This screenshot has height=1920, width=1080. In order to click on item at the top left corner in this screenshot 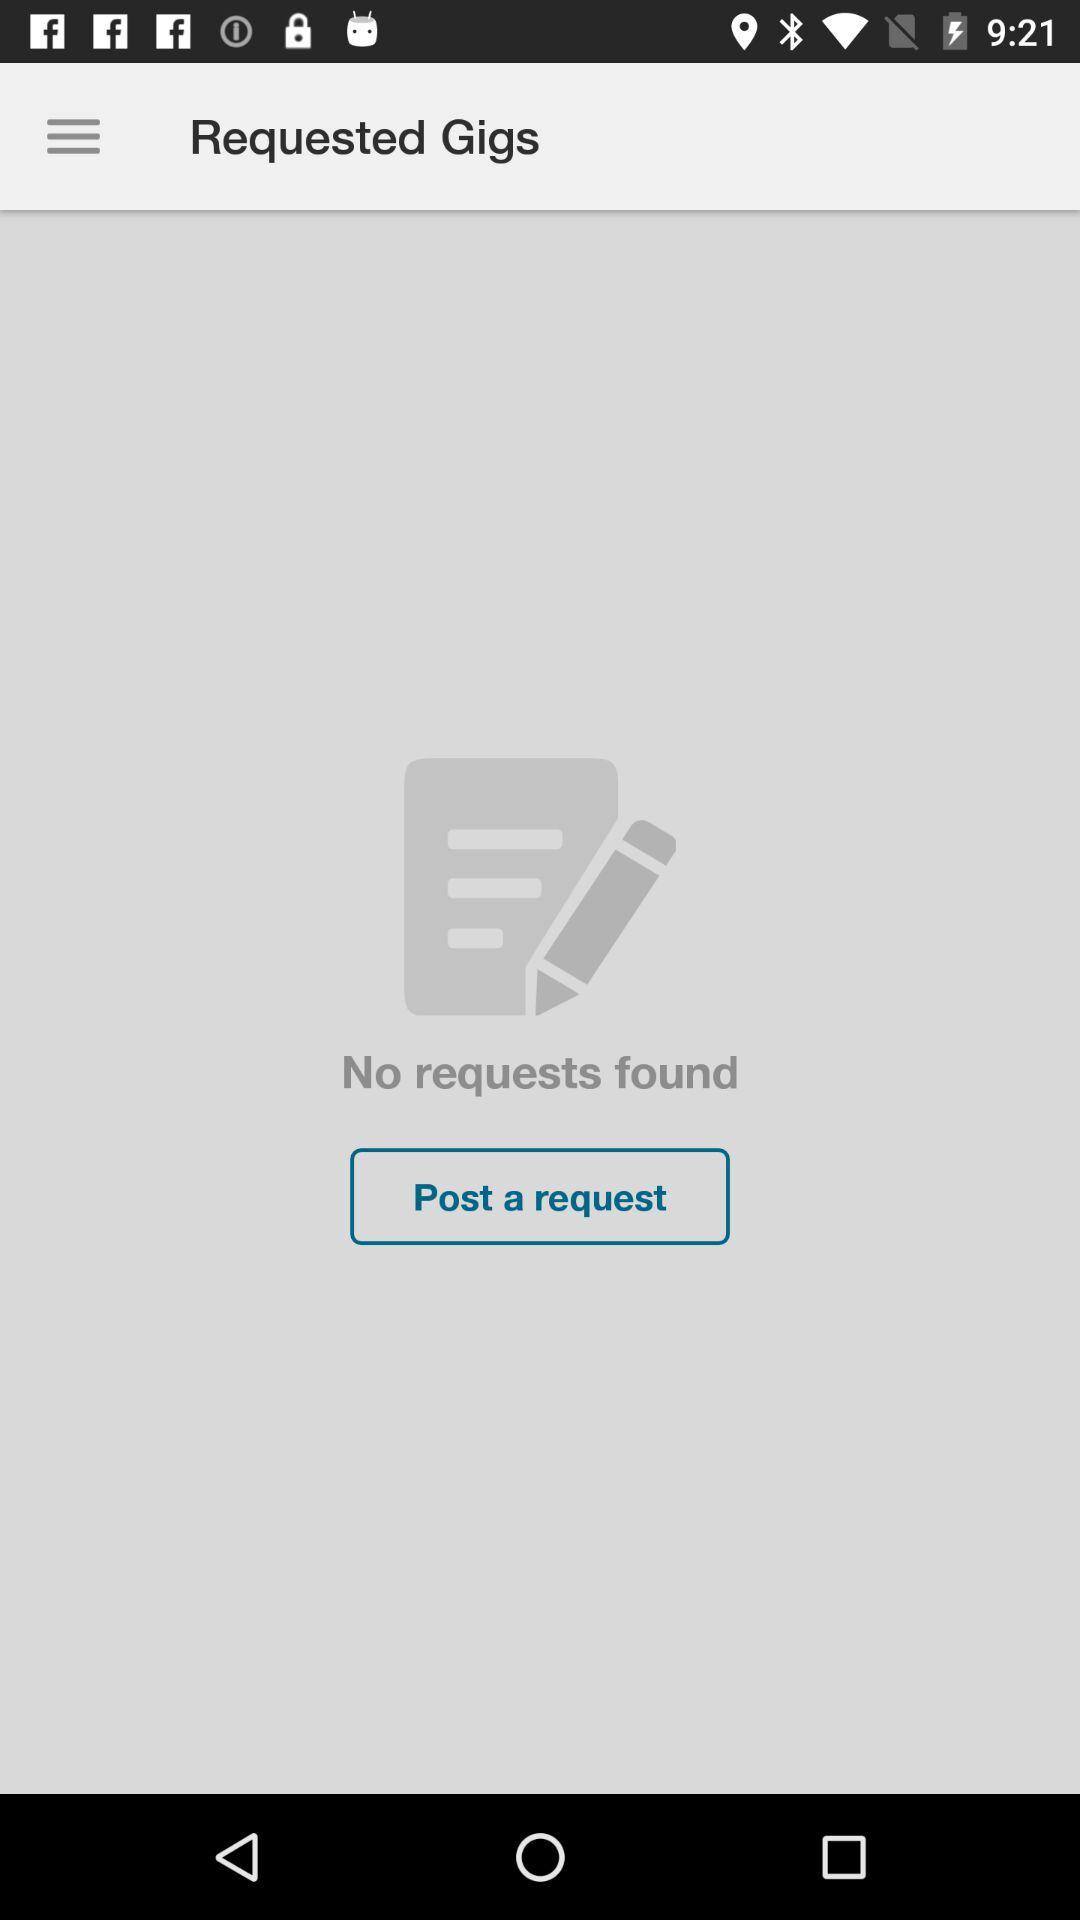, I will do `click(72, 135)`.